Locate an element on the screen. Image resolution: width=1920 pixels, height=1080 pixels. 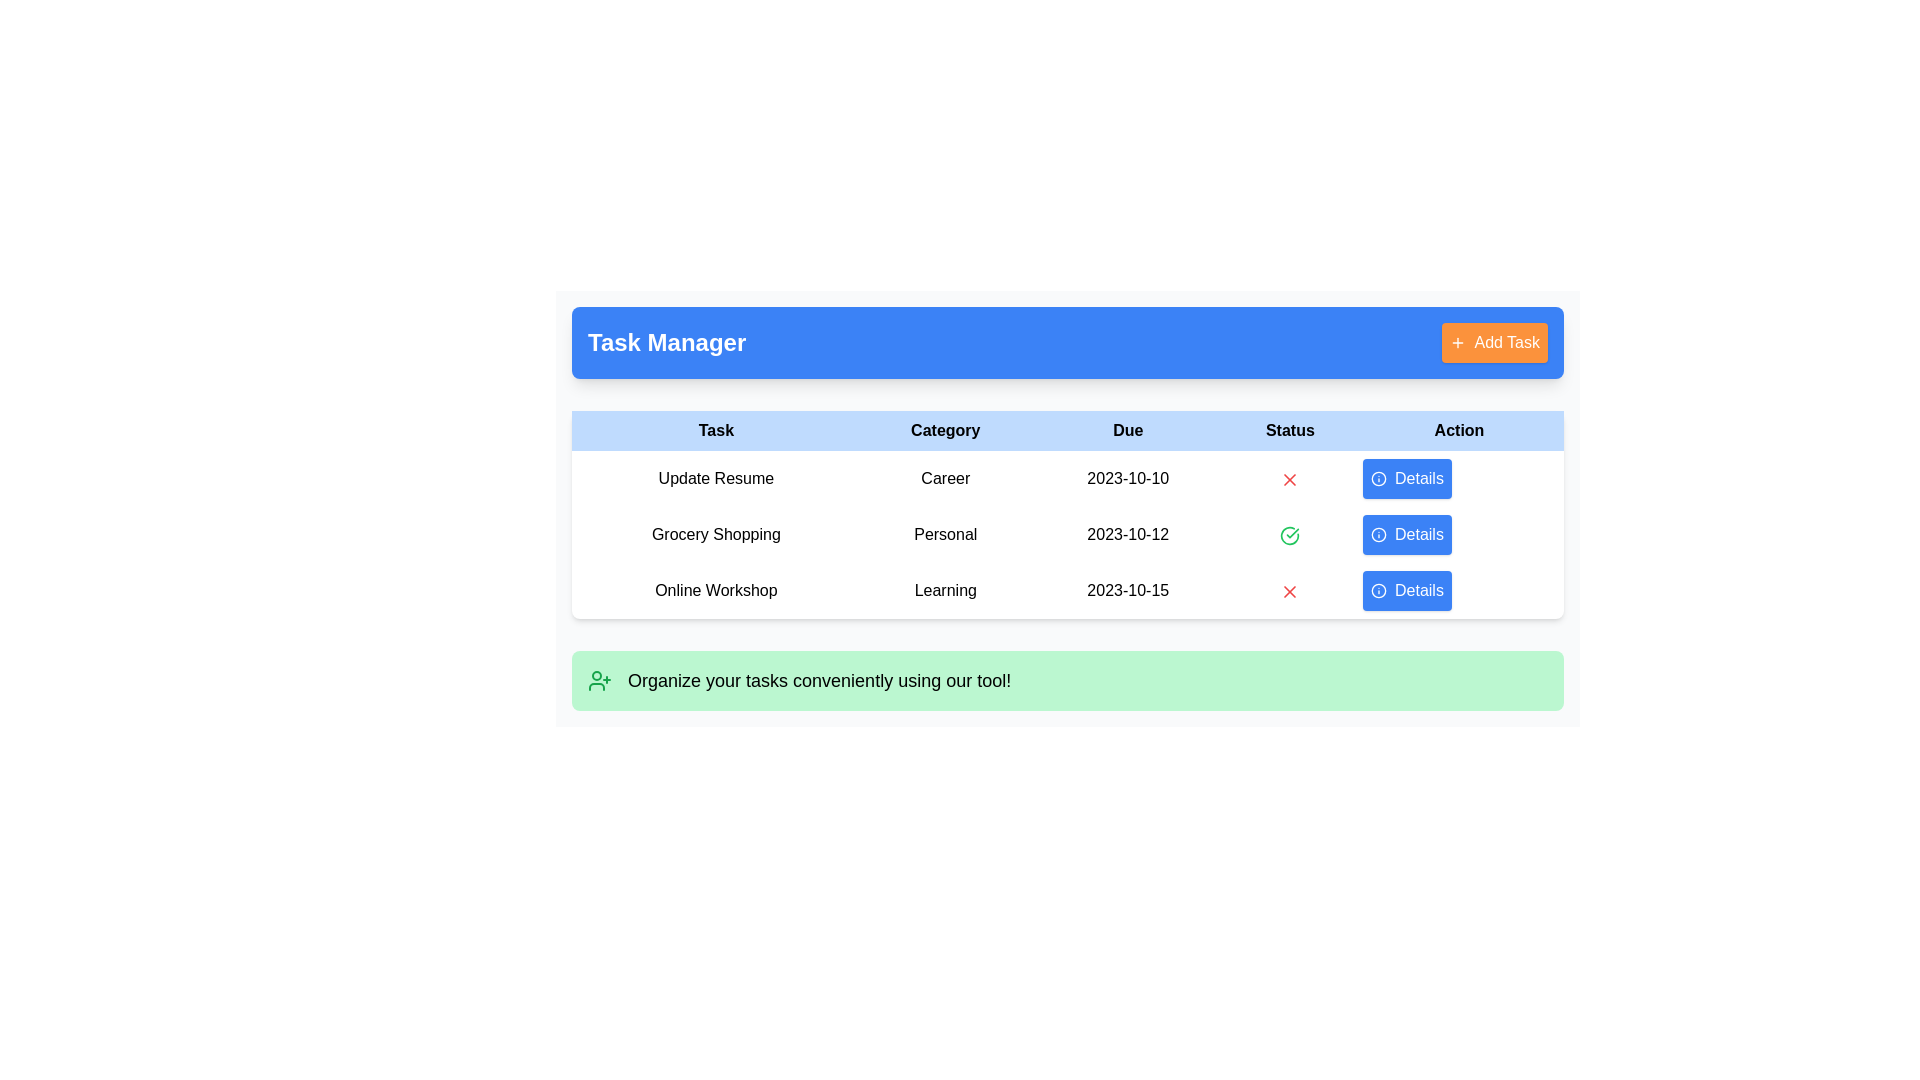
the text label displaying '2023-10-15' located in the third row of the table under the 'Due' column is located at coordinates (1128, 589).